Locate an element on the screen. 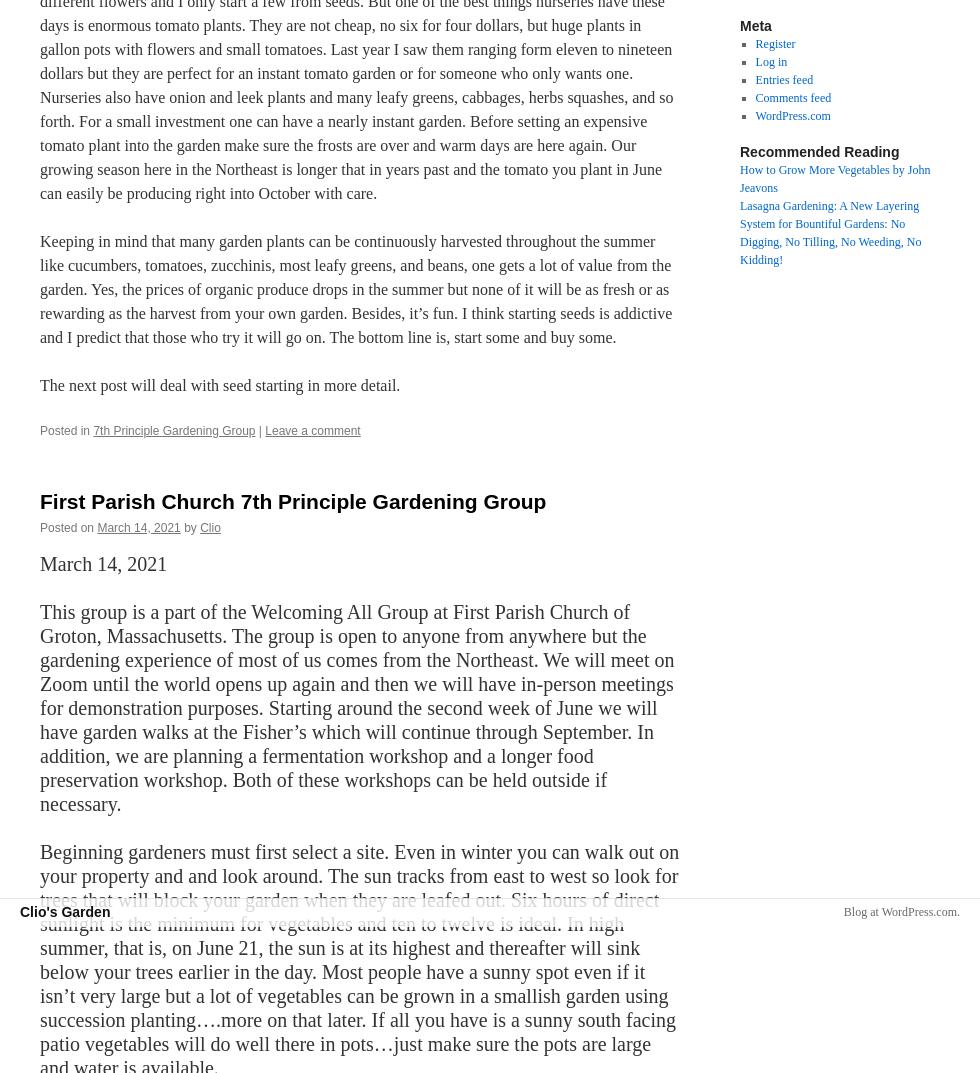 The width and height of the screenshot is (980, 1073). 'The next post will deal with seed starting in more detail.' is located at coordinates (220, 384).